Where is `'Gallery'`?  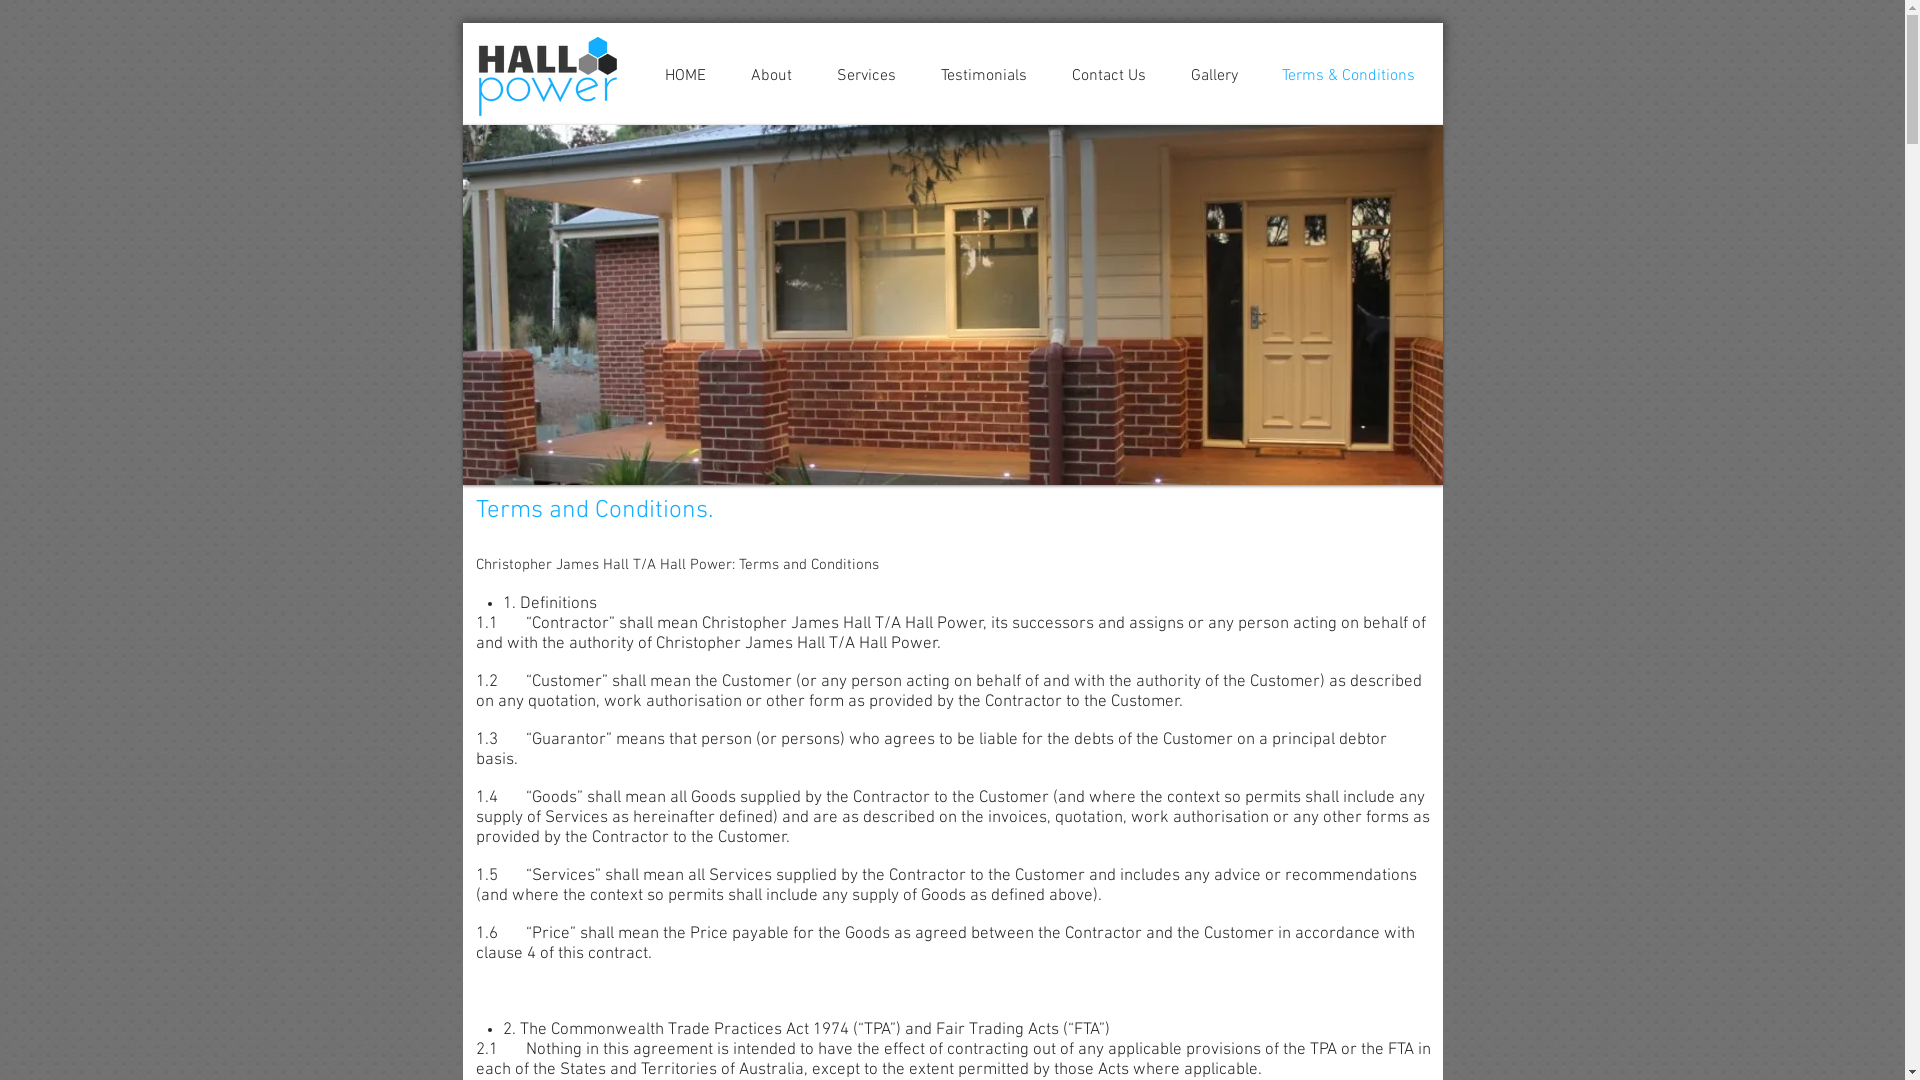 'Gallery' is located at coordinates (1212, 75).